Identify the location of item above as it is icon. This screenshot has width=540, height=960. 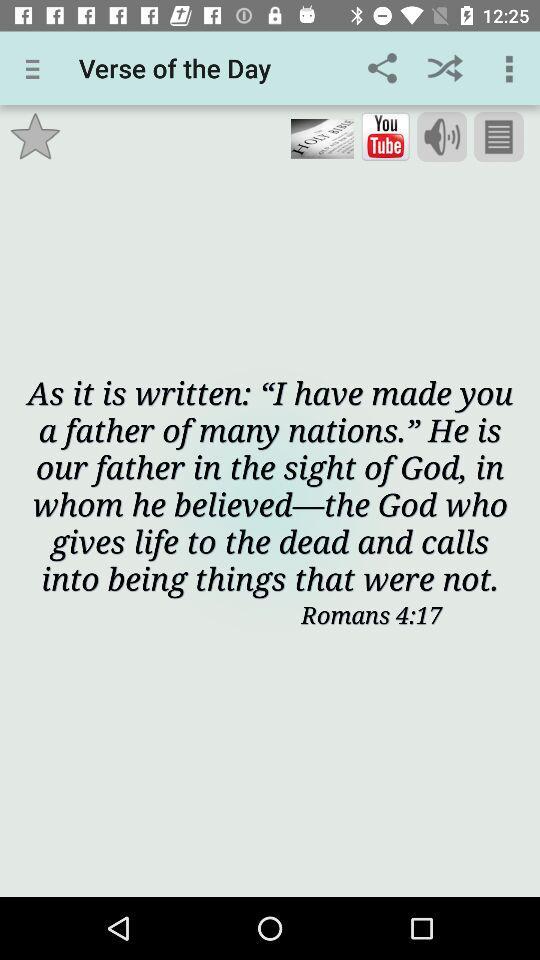
(442, 136).